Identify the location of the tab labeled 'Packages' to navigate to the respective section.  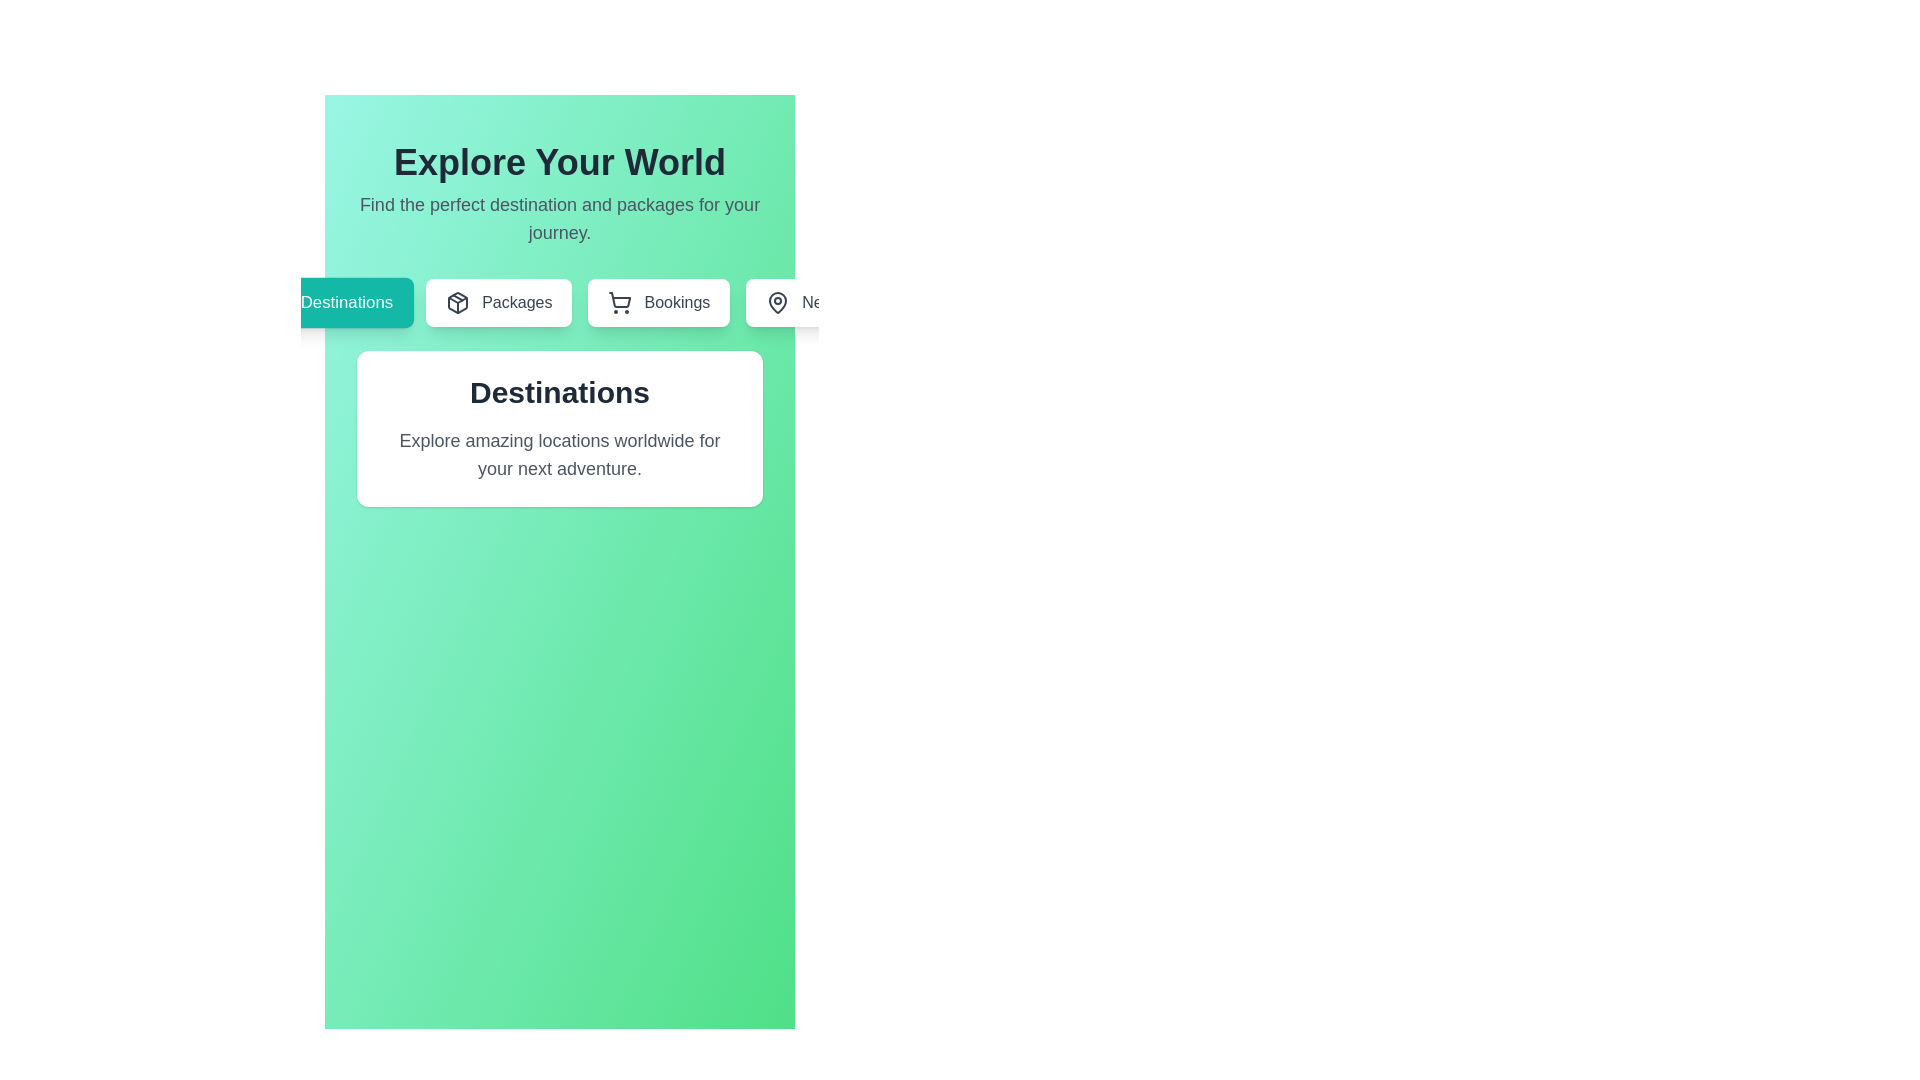
(499, 303).